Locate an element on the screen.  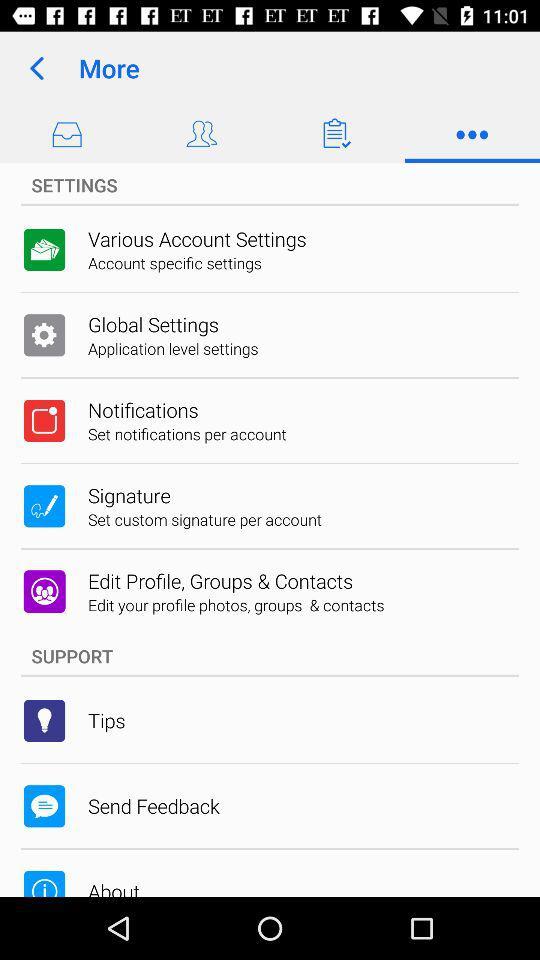
the app above edit profile groups icon is located at coordinates (204, 518).